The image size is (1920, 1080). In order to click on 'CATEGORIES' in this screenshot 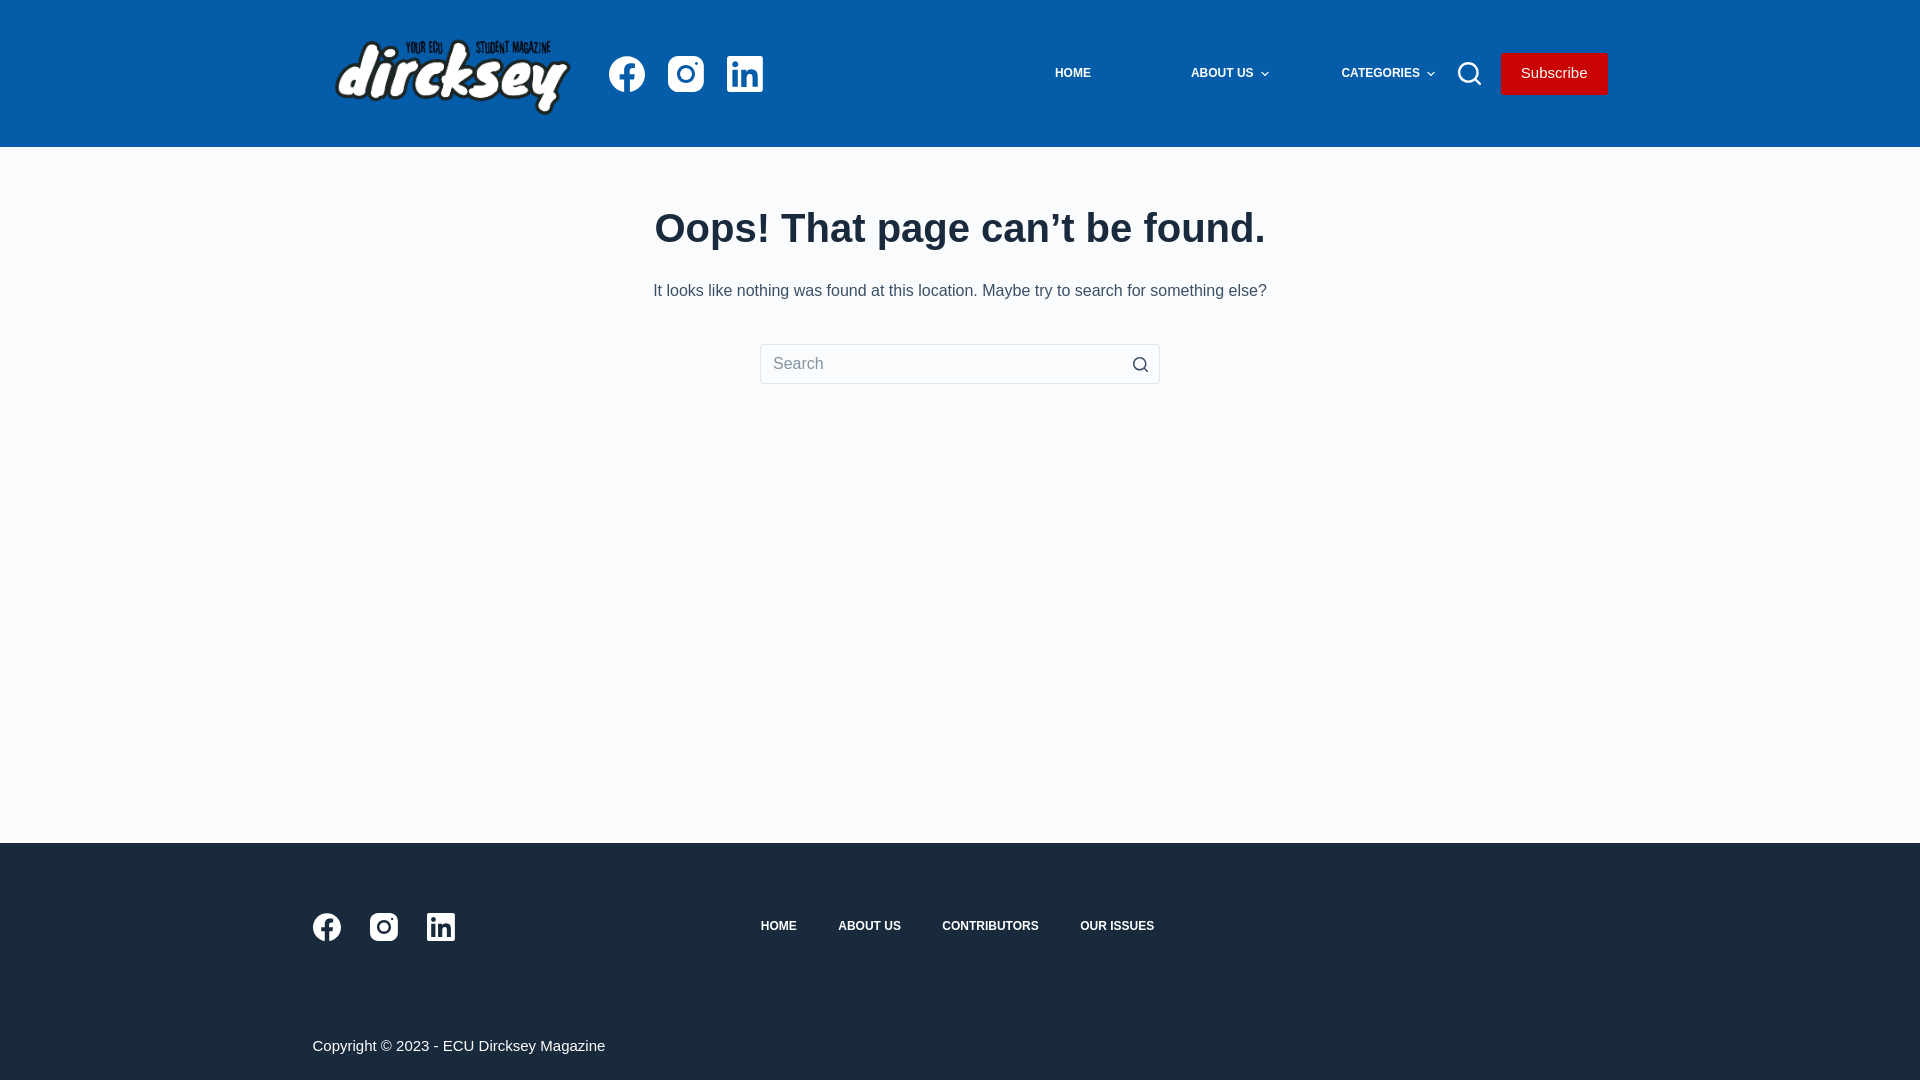, I will do `click(1387, 72)`.